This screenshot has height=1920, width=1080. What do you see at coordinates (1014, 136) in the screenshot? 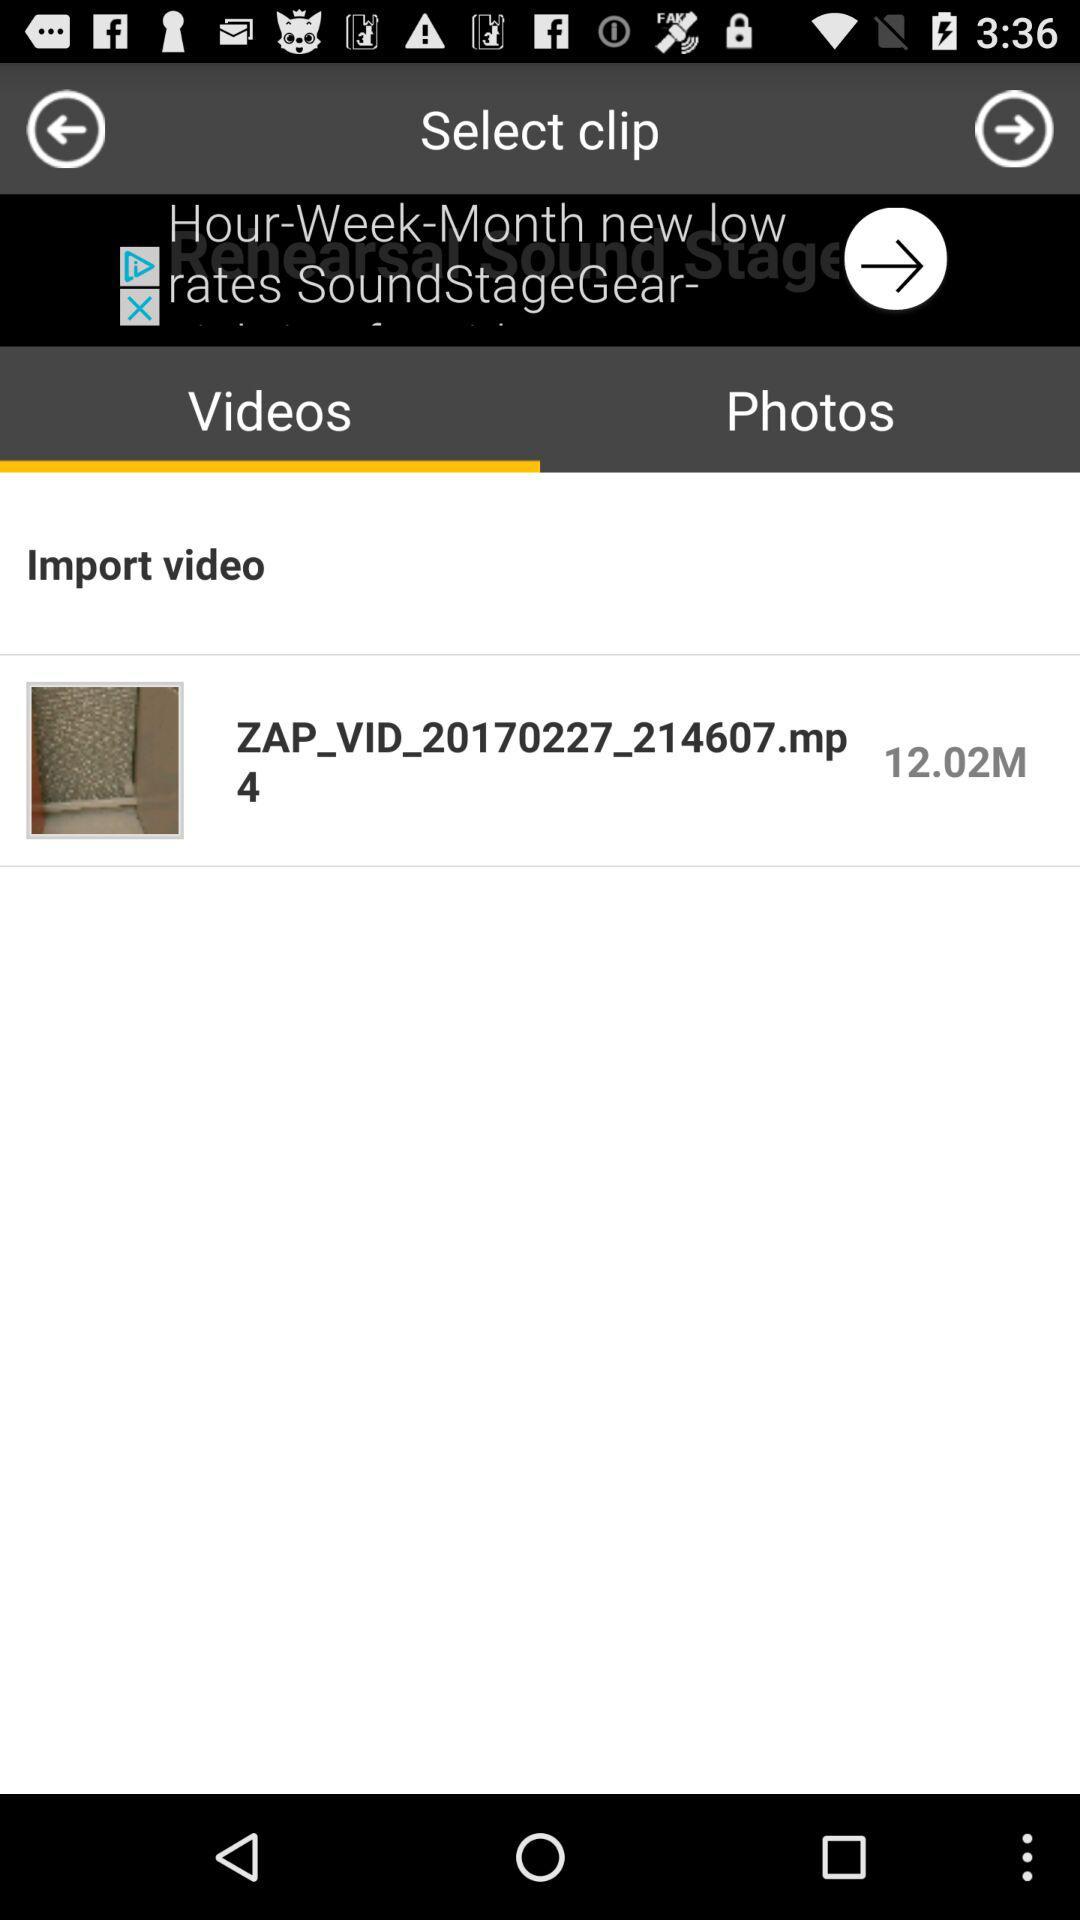
I see `the arrow_forward icon` at bounding box center [1014, 136].